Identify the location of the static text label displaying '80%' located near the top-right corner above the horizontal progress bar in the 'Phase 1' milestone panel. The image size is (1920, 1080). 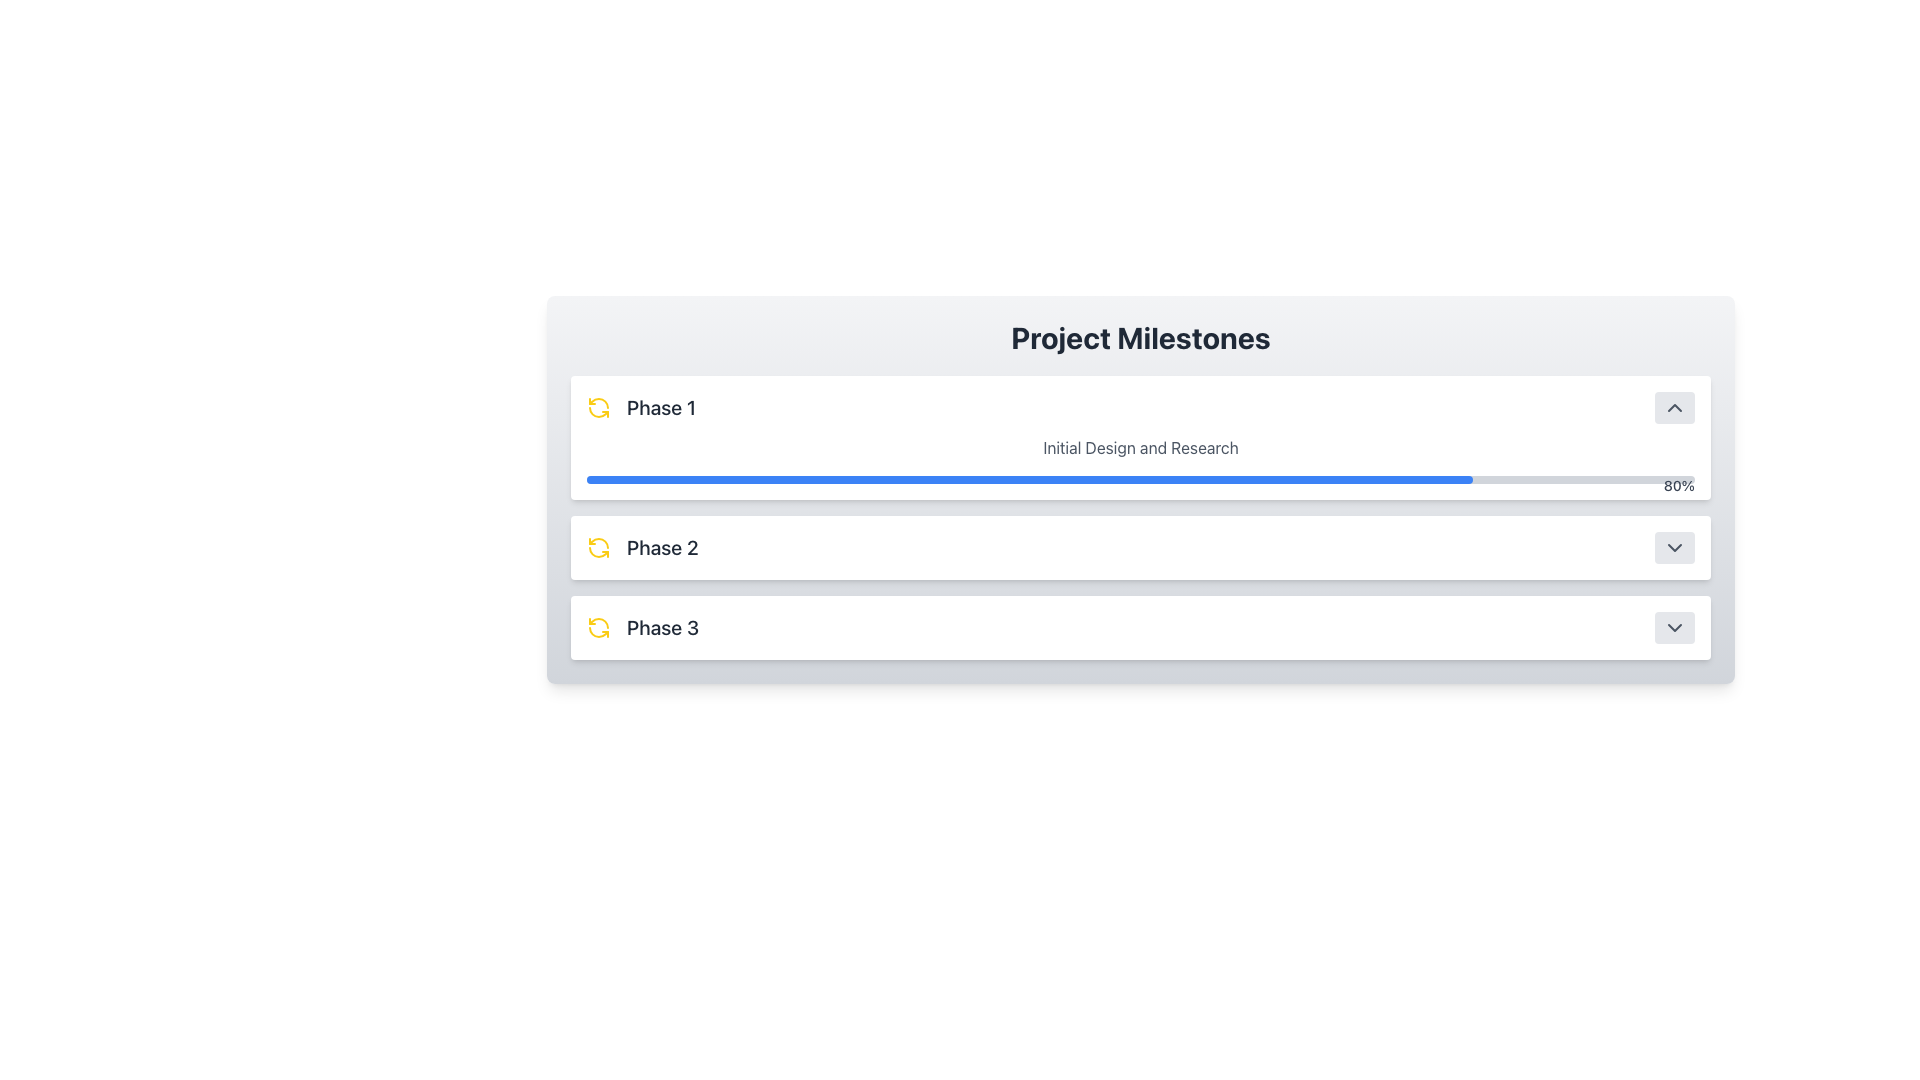
(1679, 486).